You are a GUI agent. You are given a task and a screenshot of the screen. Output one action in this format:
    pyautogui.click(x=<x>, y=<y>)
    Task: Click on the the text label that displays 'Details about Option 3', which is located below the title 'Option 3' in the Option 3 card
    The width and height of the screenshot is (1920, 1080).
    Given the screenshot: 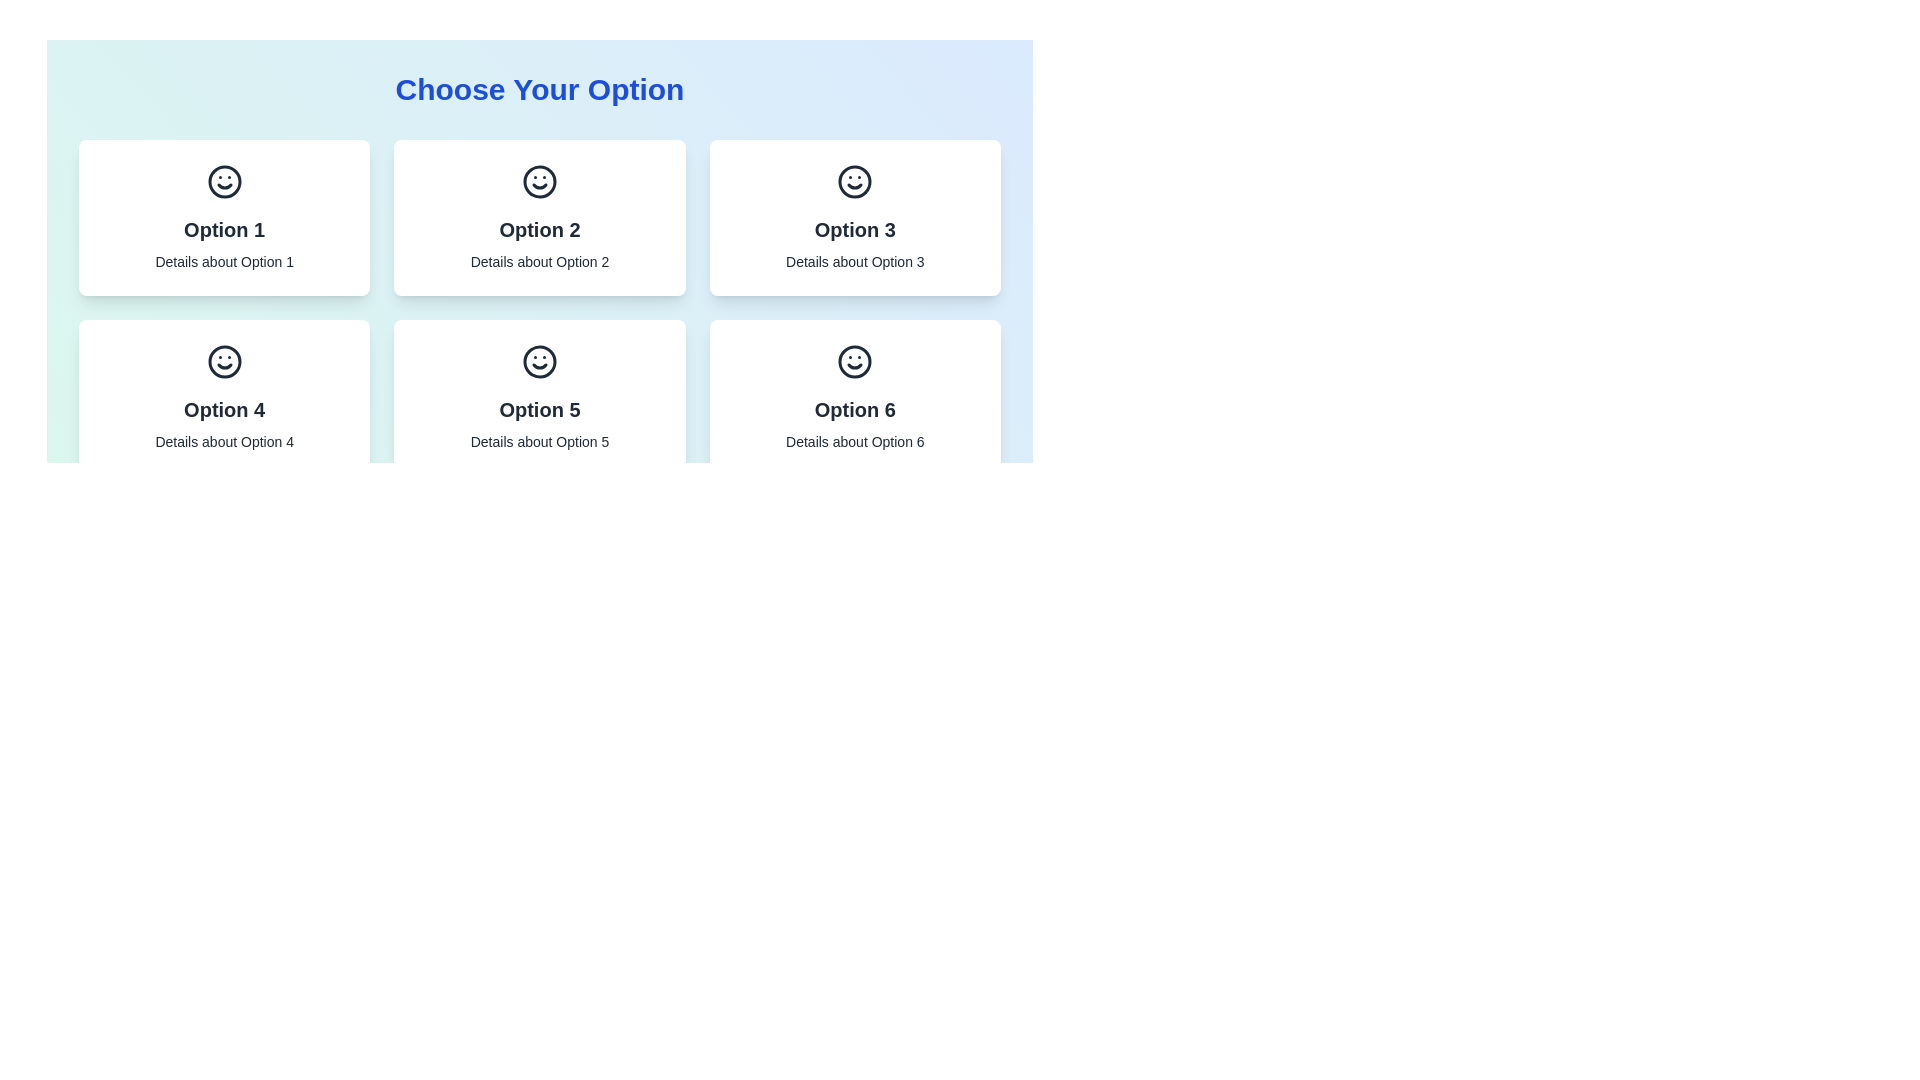 What is the action you would take?
    pyautogui.click(x=855, y=261)
    